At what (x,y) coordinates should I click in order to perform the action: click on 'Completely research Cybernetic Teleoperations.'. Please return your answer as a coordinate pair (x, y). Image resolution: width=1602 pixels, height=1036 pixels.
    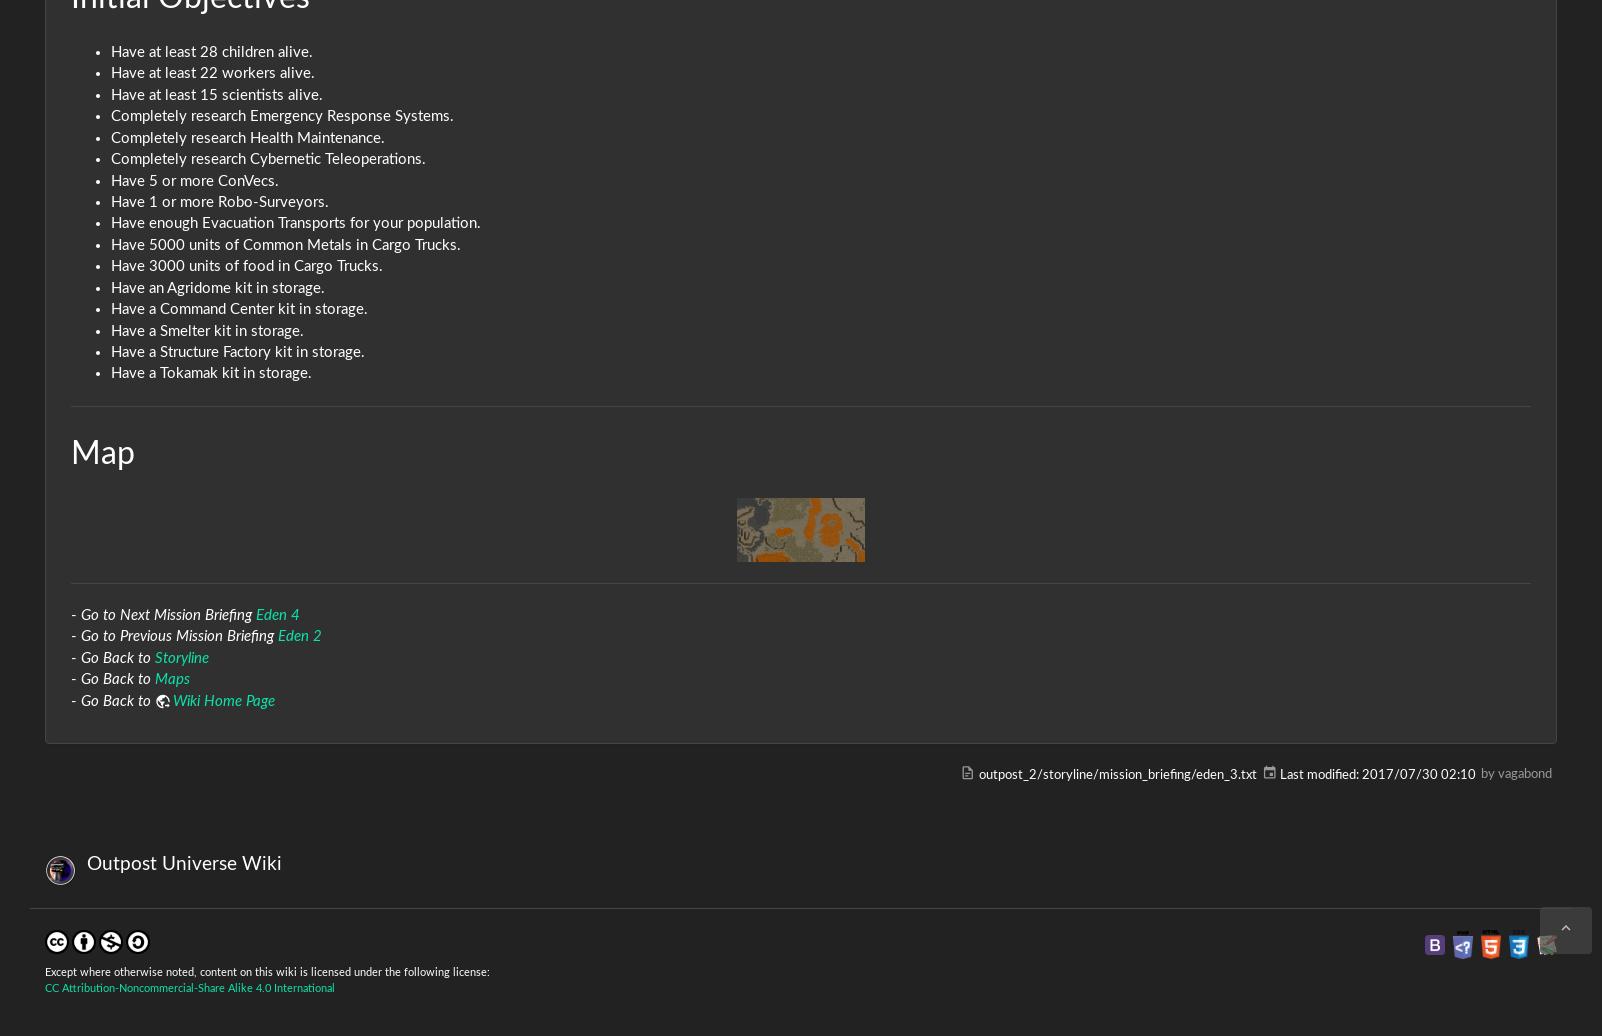
    Looking at the image, I should click on (267, 159).